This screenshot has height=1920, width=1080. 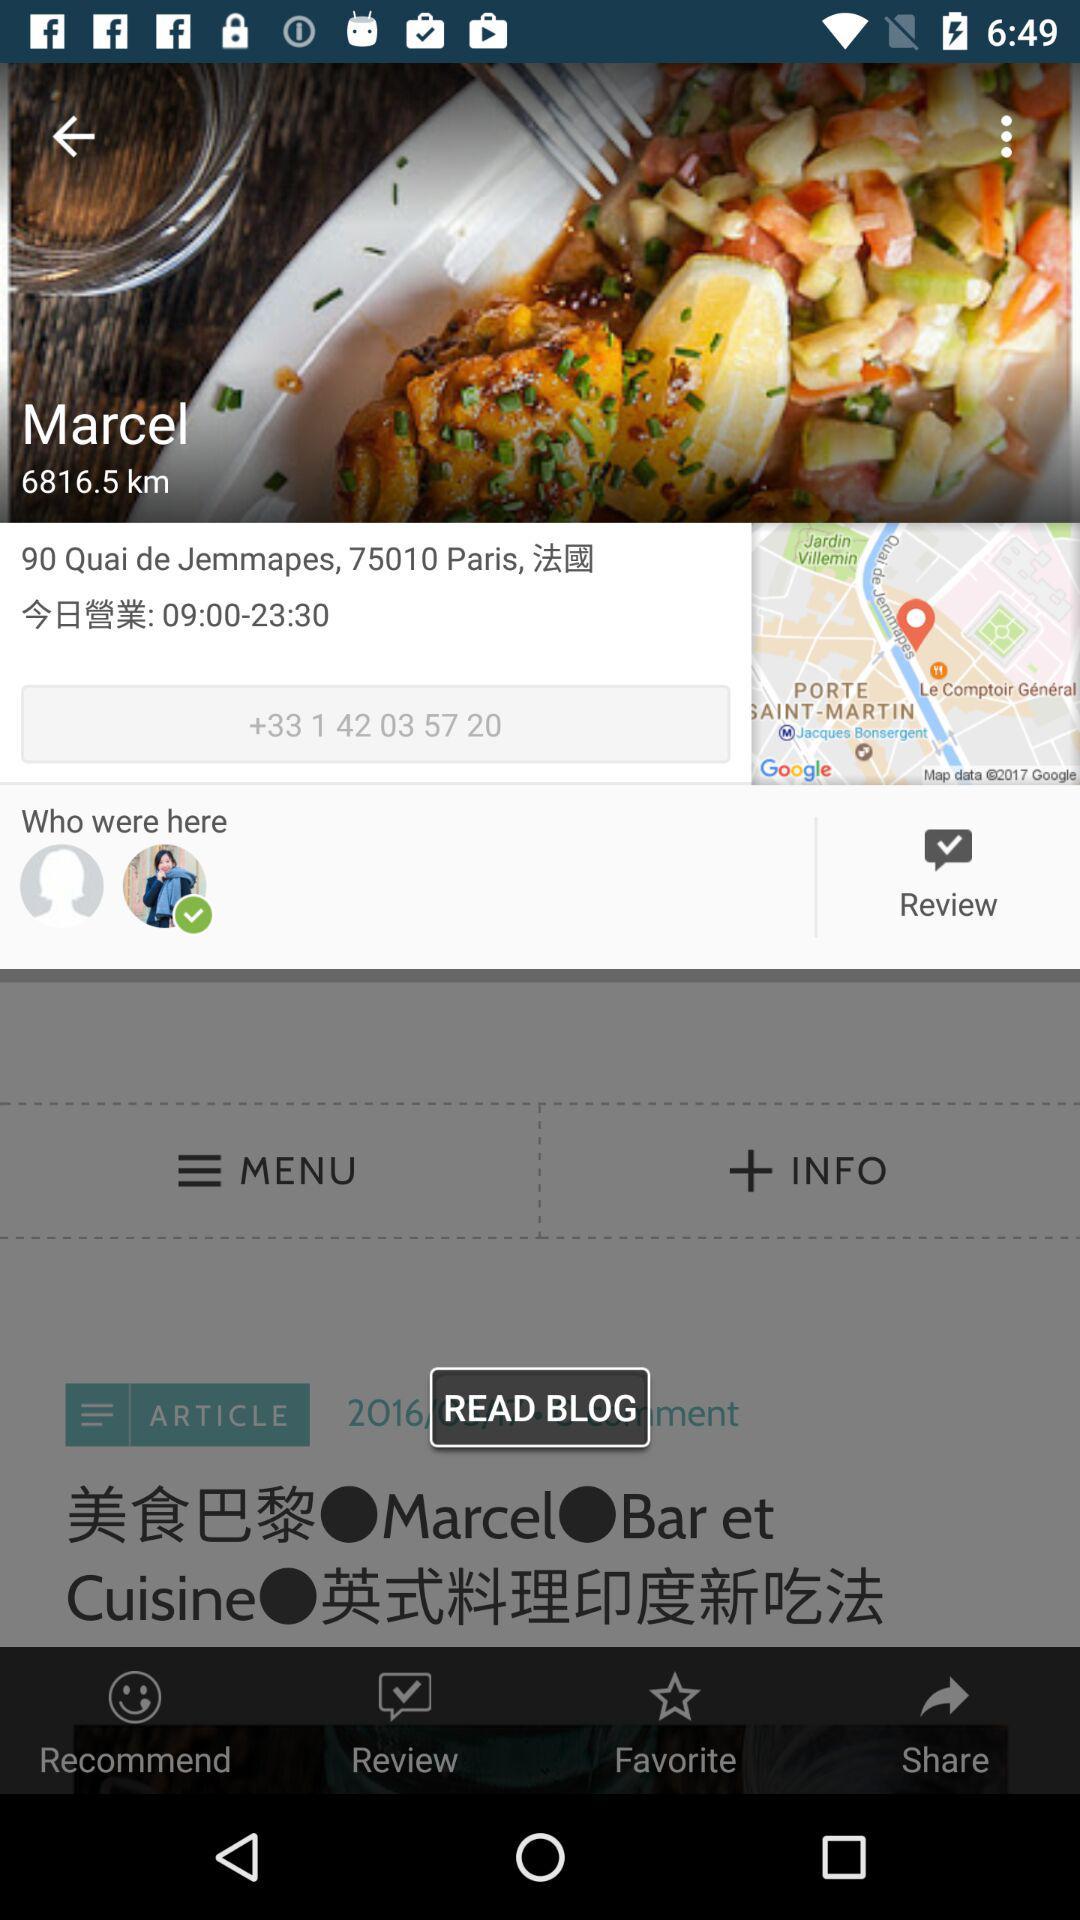 I want to click on the arrow_backward icon, so click(x=72, y=140).